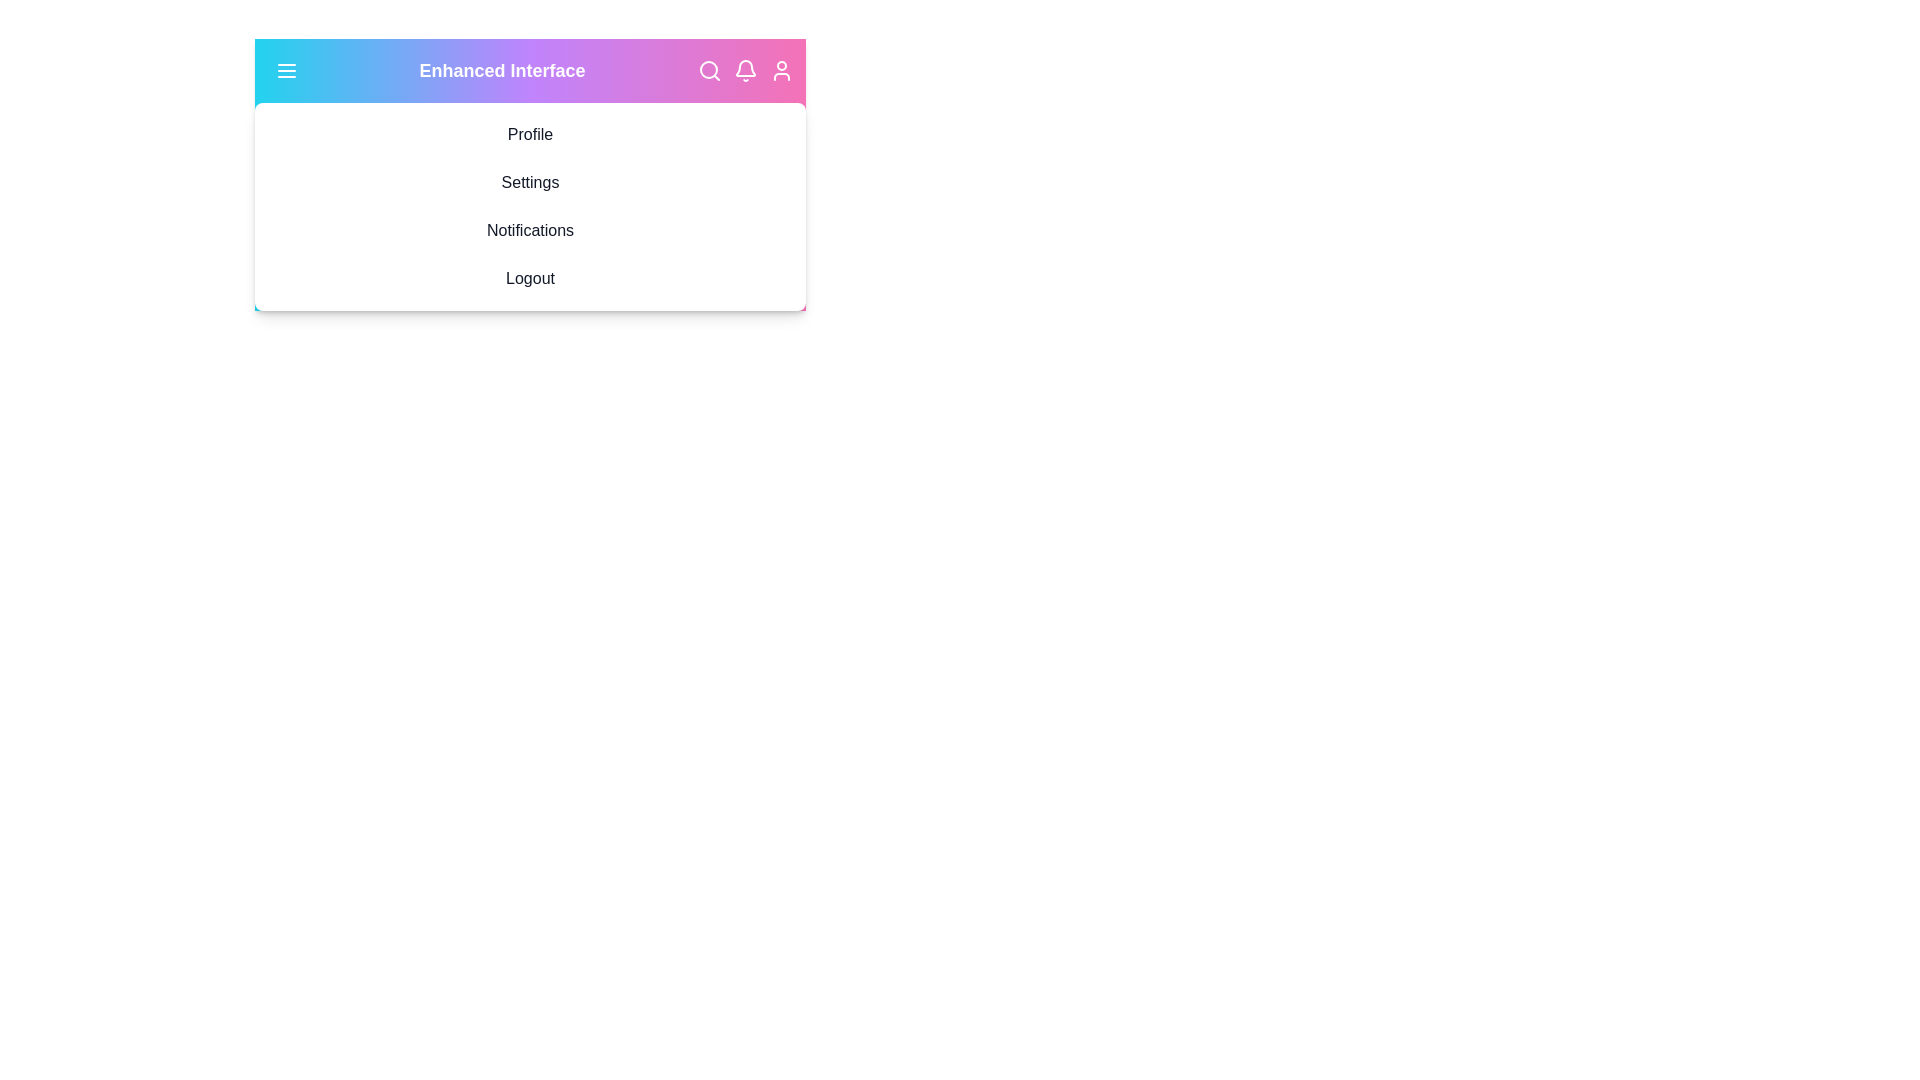 The image size is (1920, 1080). I want to click on the bell icon in the top-right corner, so click(744, 69).